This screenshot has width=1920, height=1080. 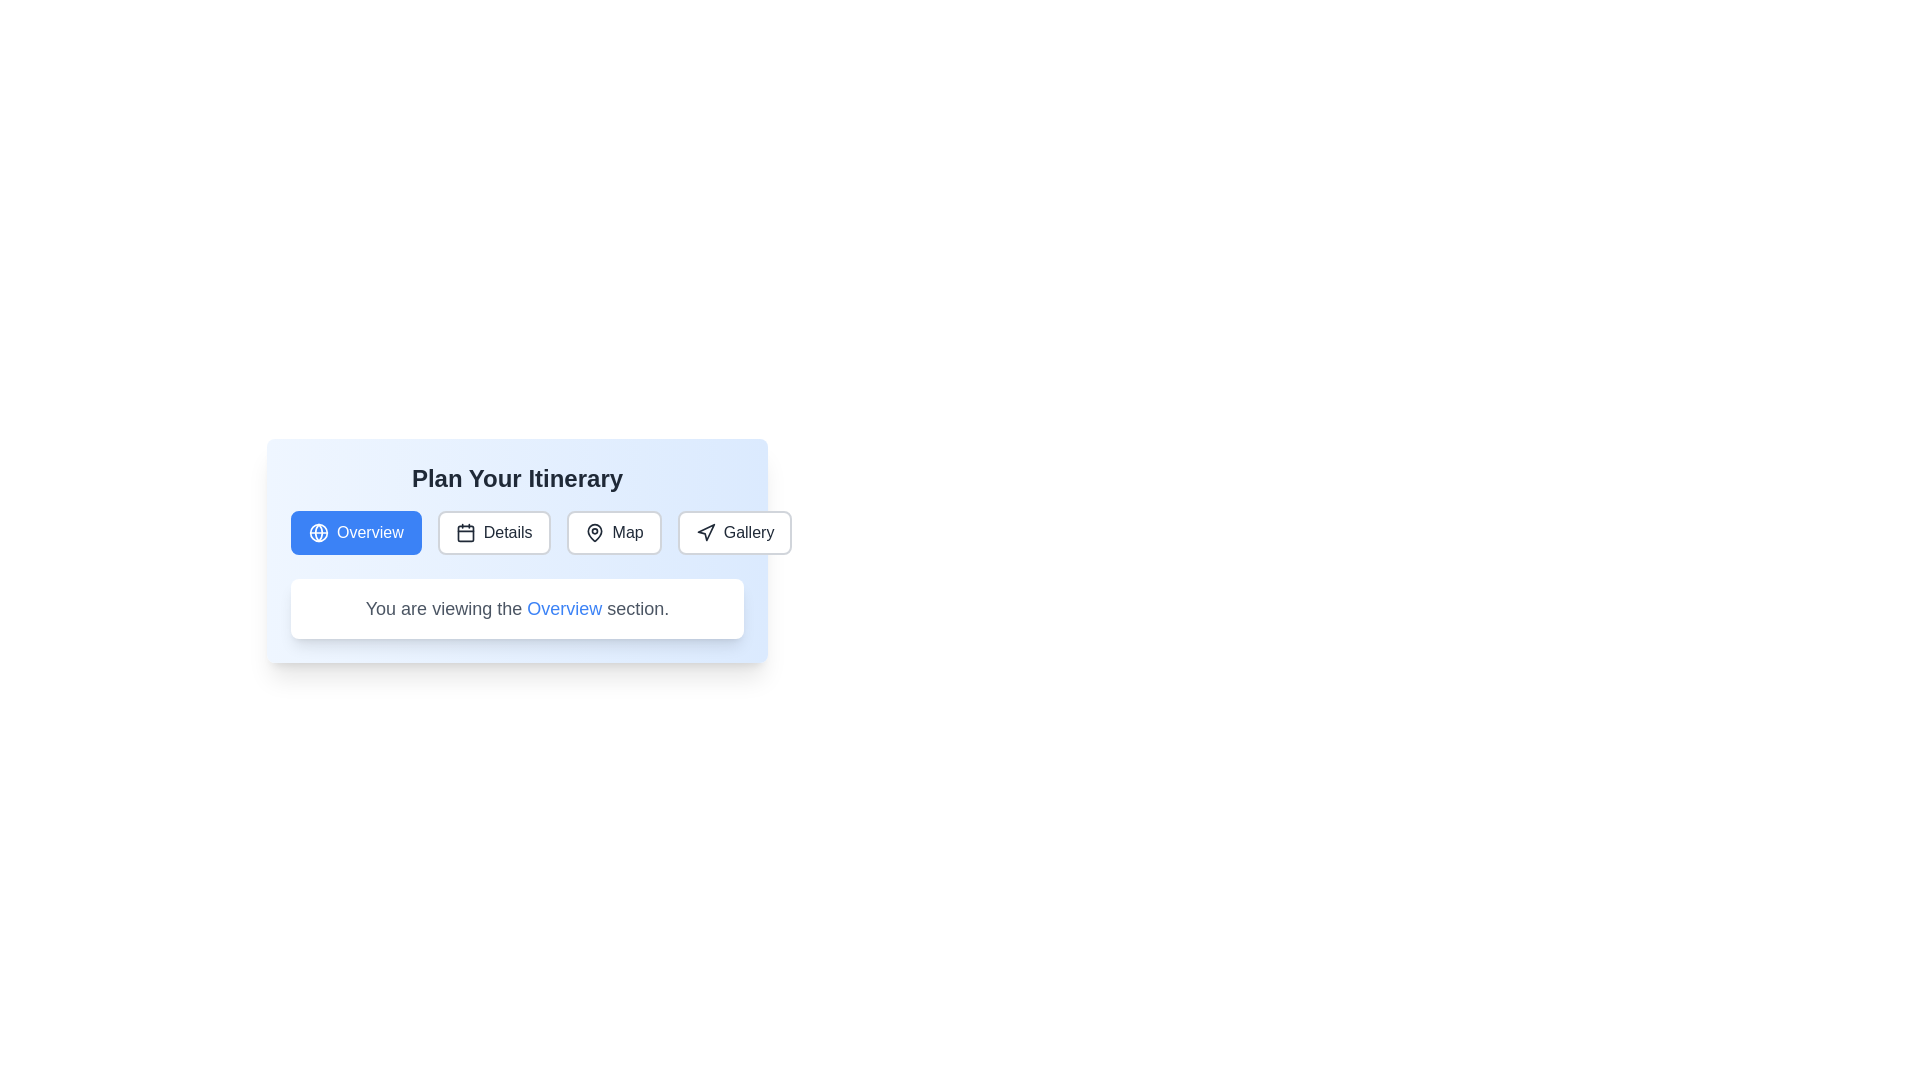 I want to click on the navigation pointer icon within the 'Gallery' button, which is the last button in the horizontal group under the 'Plan Your Itinerary' header, so click(x=705, y=531).